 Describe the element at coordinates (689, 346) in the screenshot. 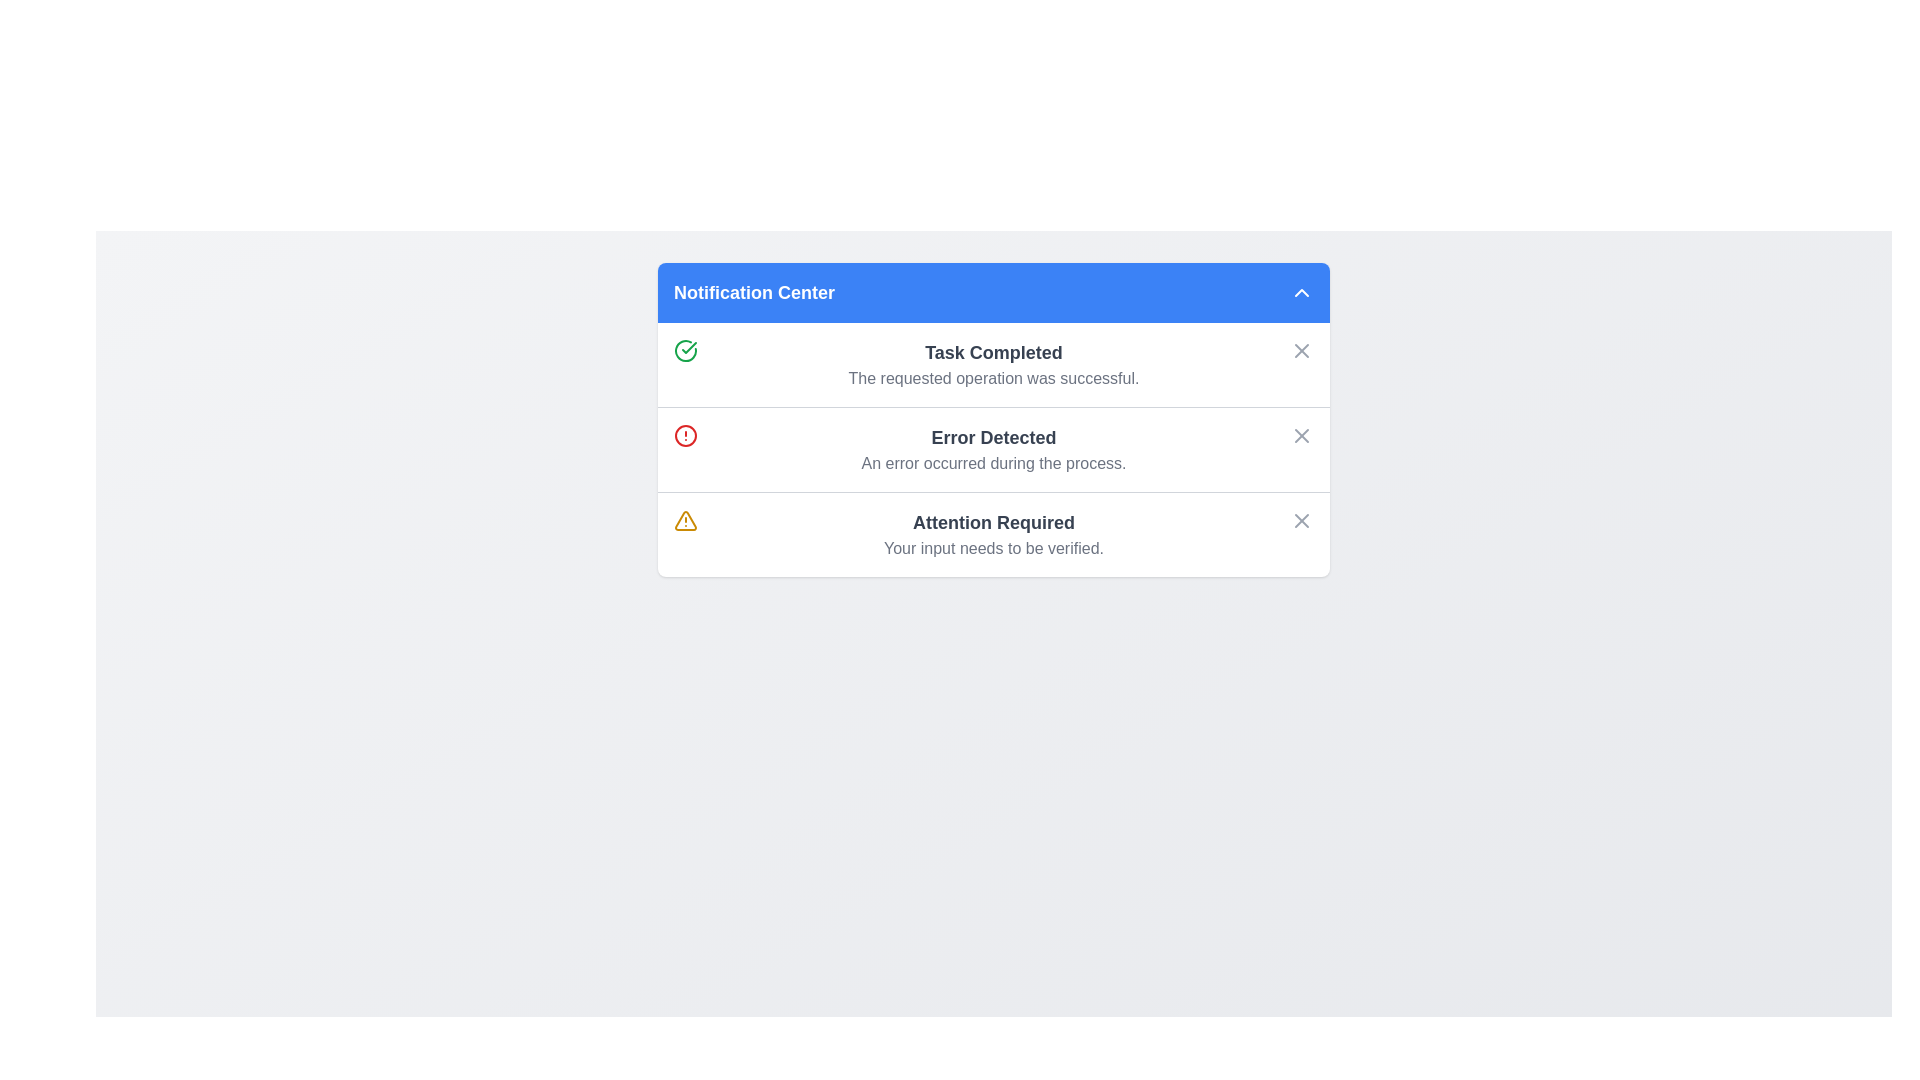

I see `the notification icon that indicates a task has been successfully completed, located to the left of the 'Task Completed' text in the notification center` at that location.